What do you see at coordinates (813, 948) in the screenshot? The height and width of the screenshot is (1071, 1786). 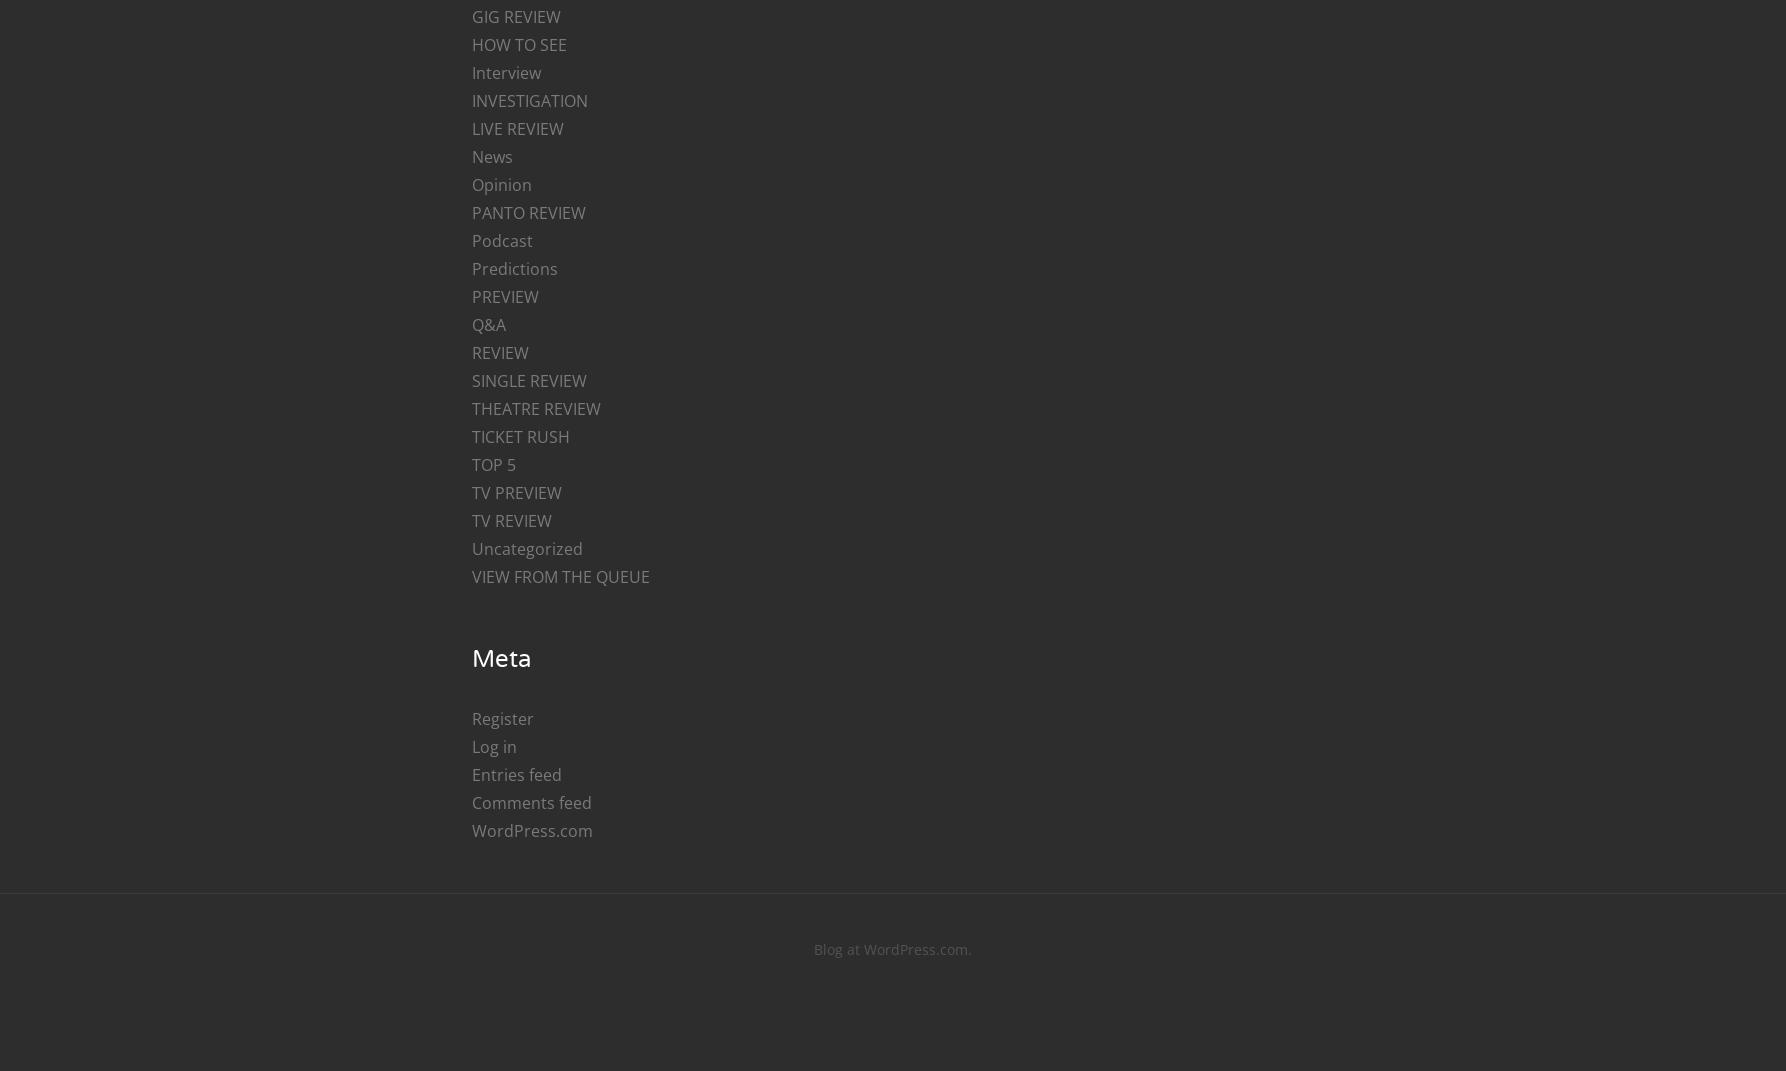 I see `'Blog at WordPress.com.'` at bounding box center [813, 948].